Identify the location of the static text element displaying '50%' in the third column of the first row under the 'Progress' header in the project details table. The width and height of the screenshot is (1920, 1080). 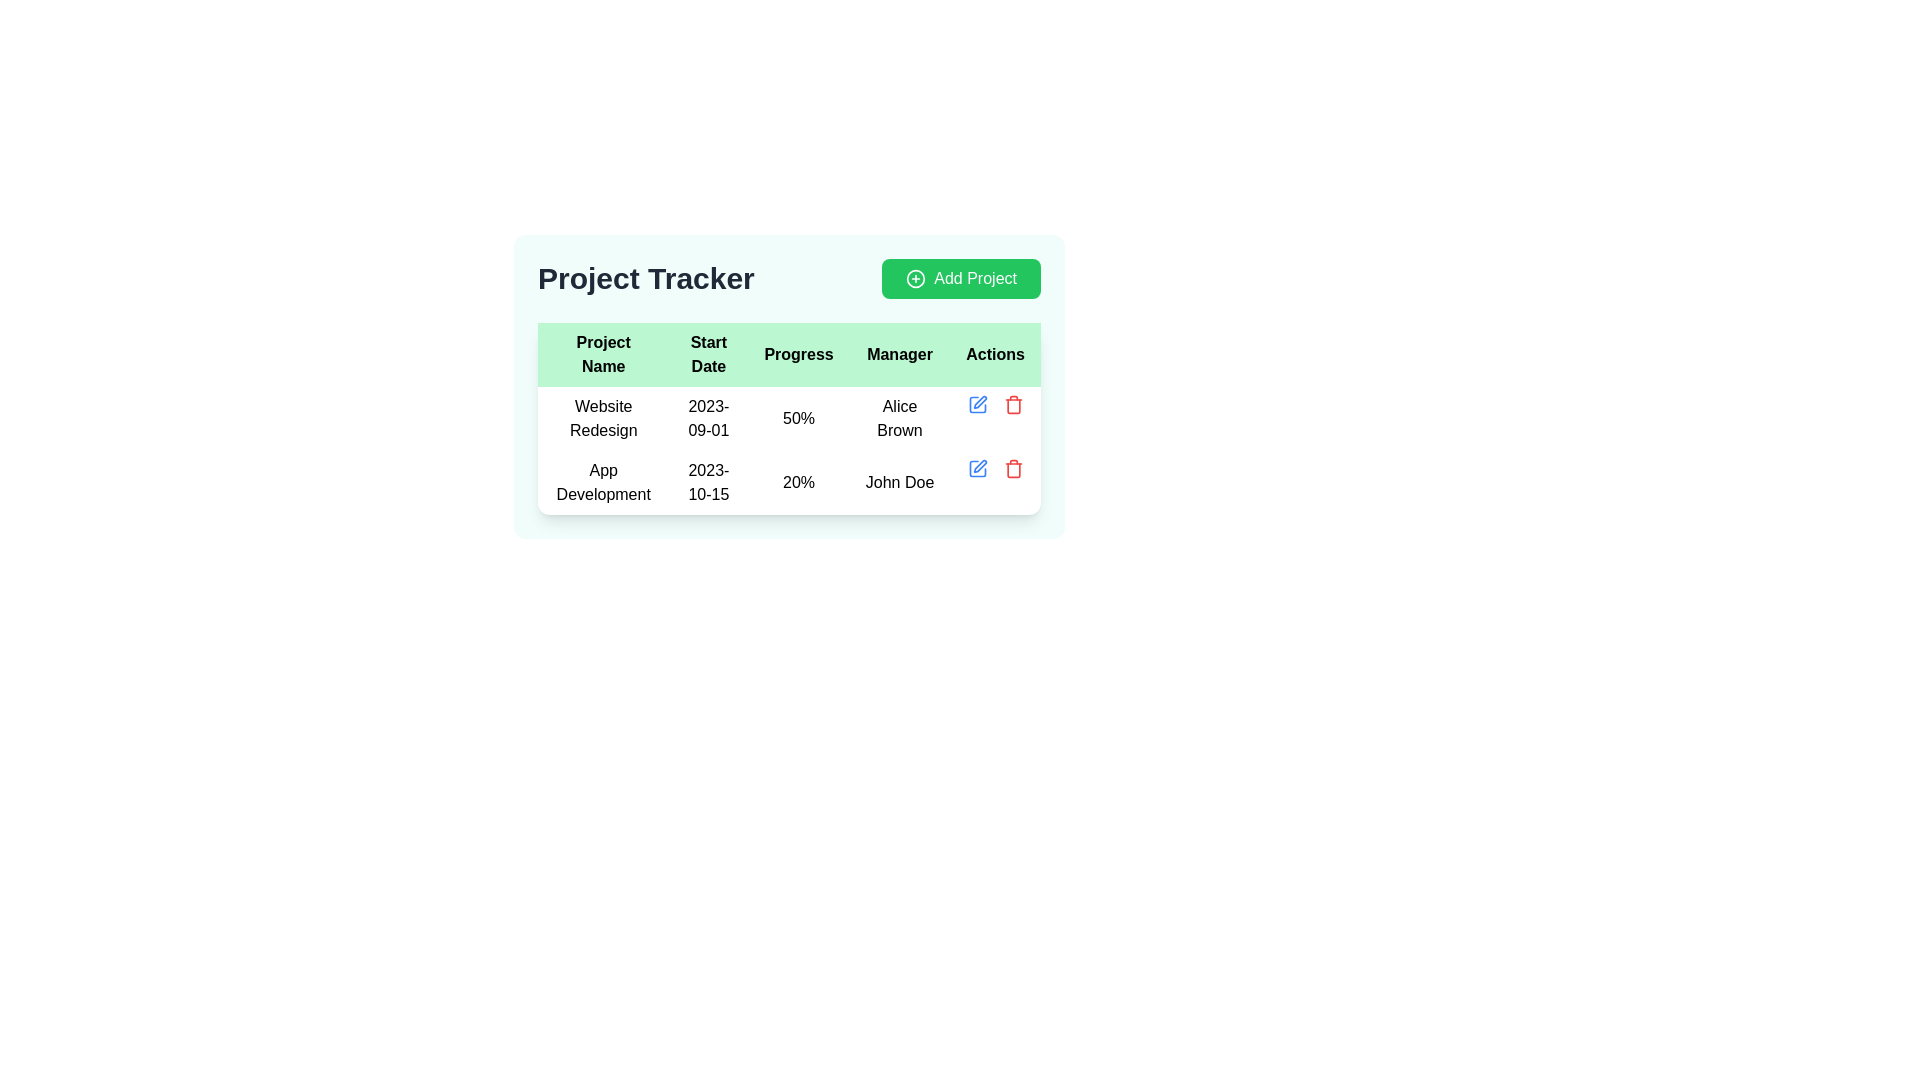
(788, 418).